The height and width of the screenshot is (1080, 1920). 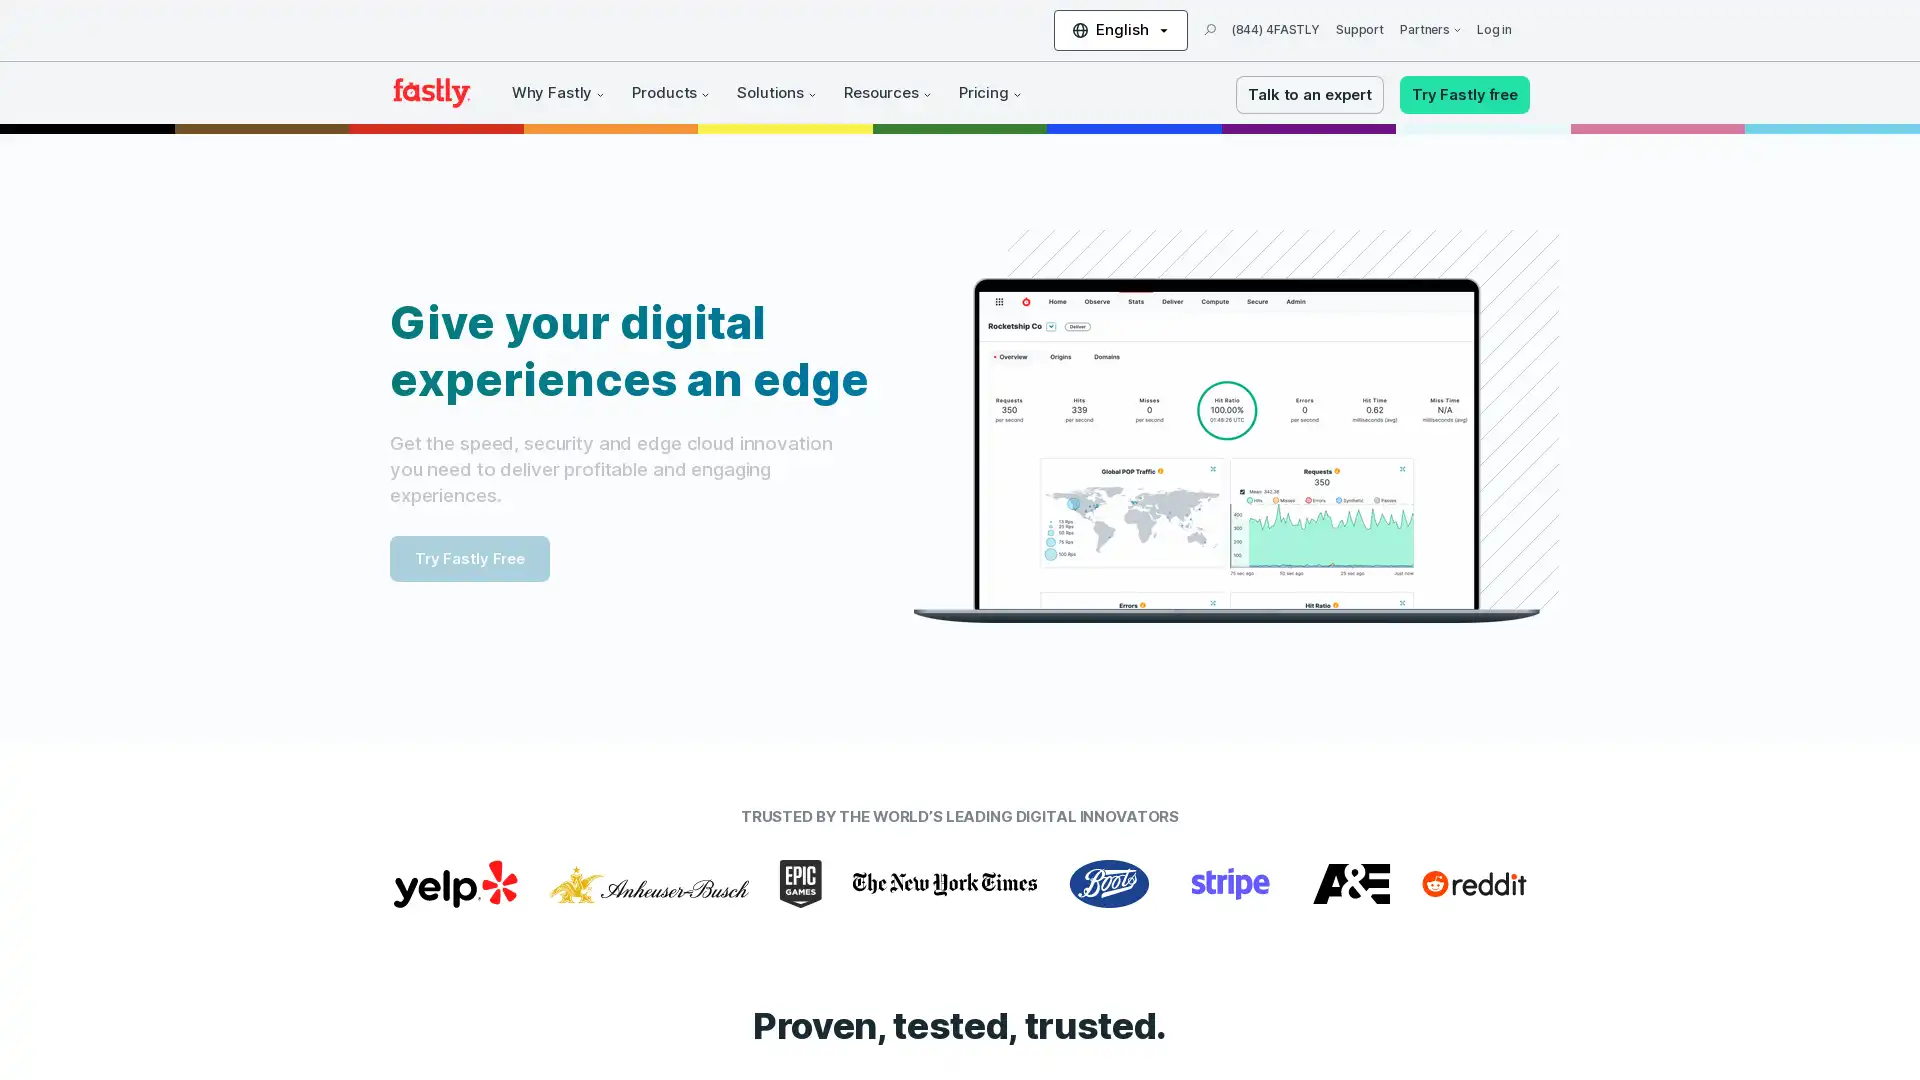 I want to click on Close, so click(x=365, y=810).